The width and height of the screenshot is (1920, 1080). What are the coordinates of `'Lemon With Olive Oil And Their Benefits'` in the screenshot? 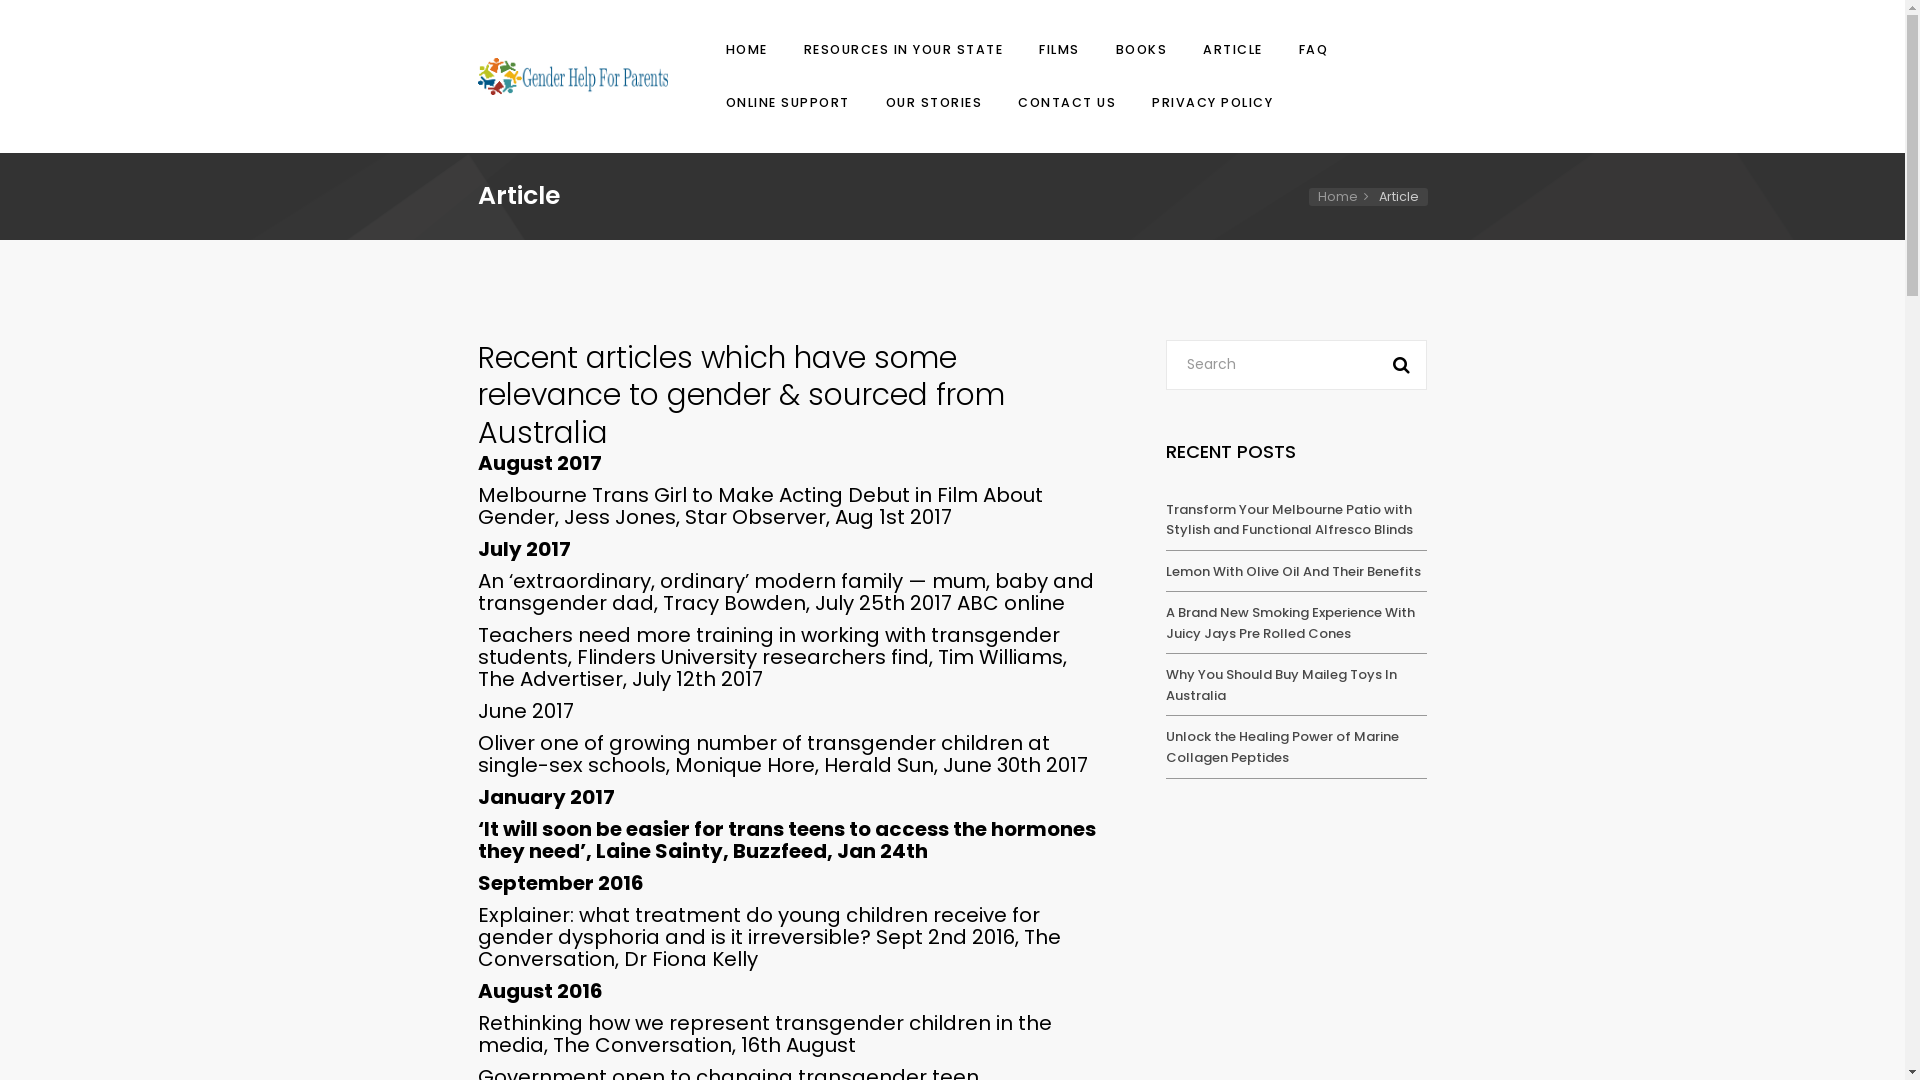 It's located at (1166, 571).